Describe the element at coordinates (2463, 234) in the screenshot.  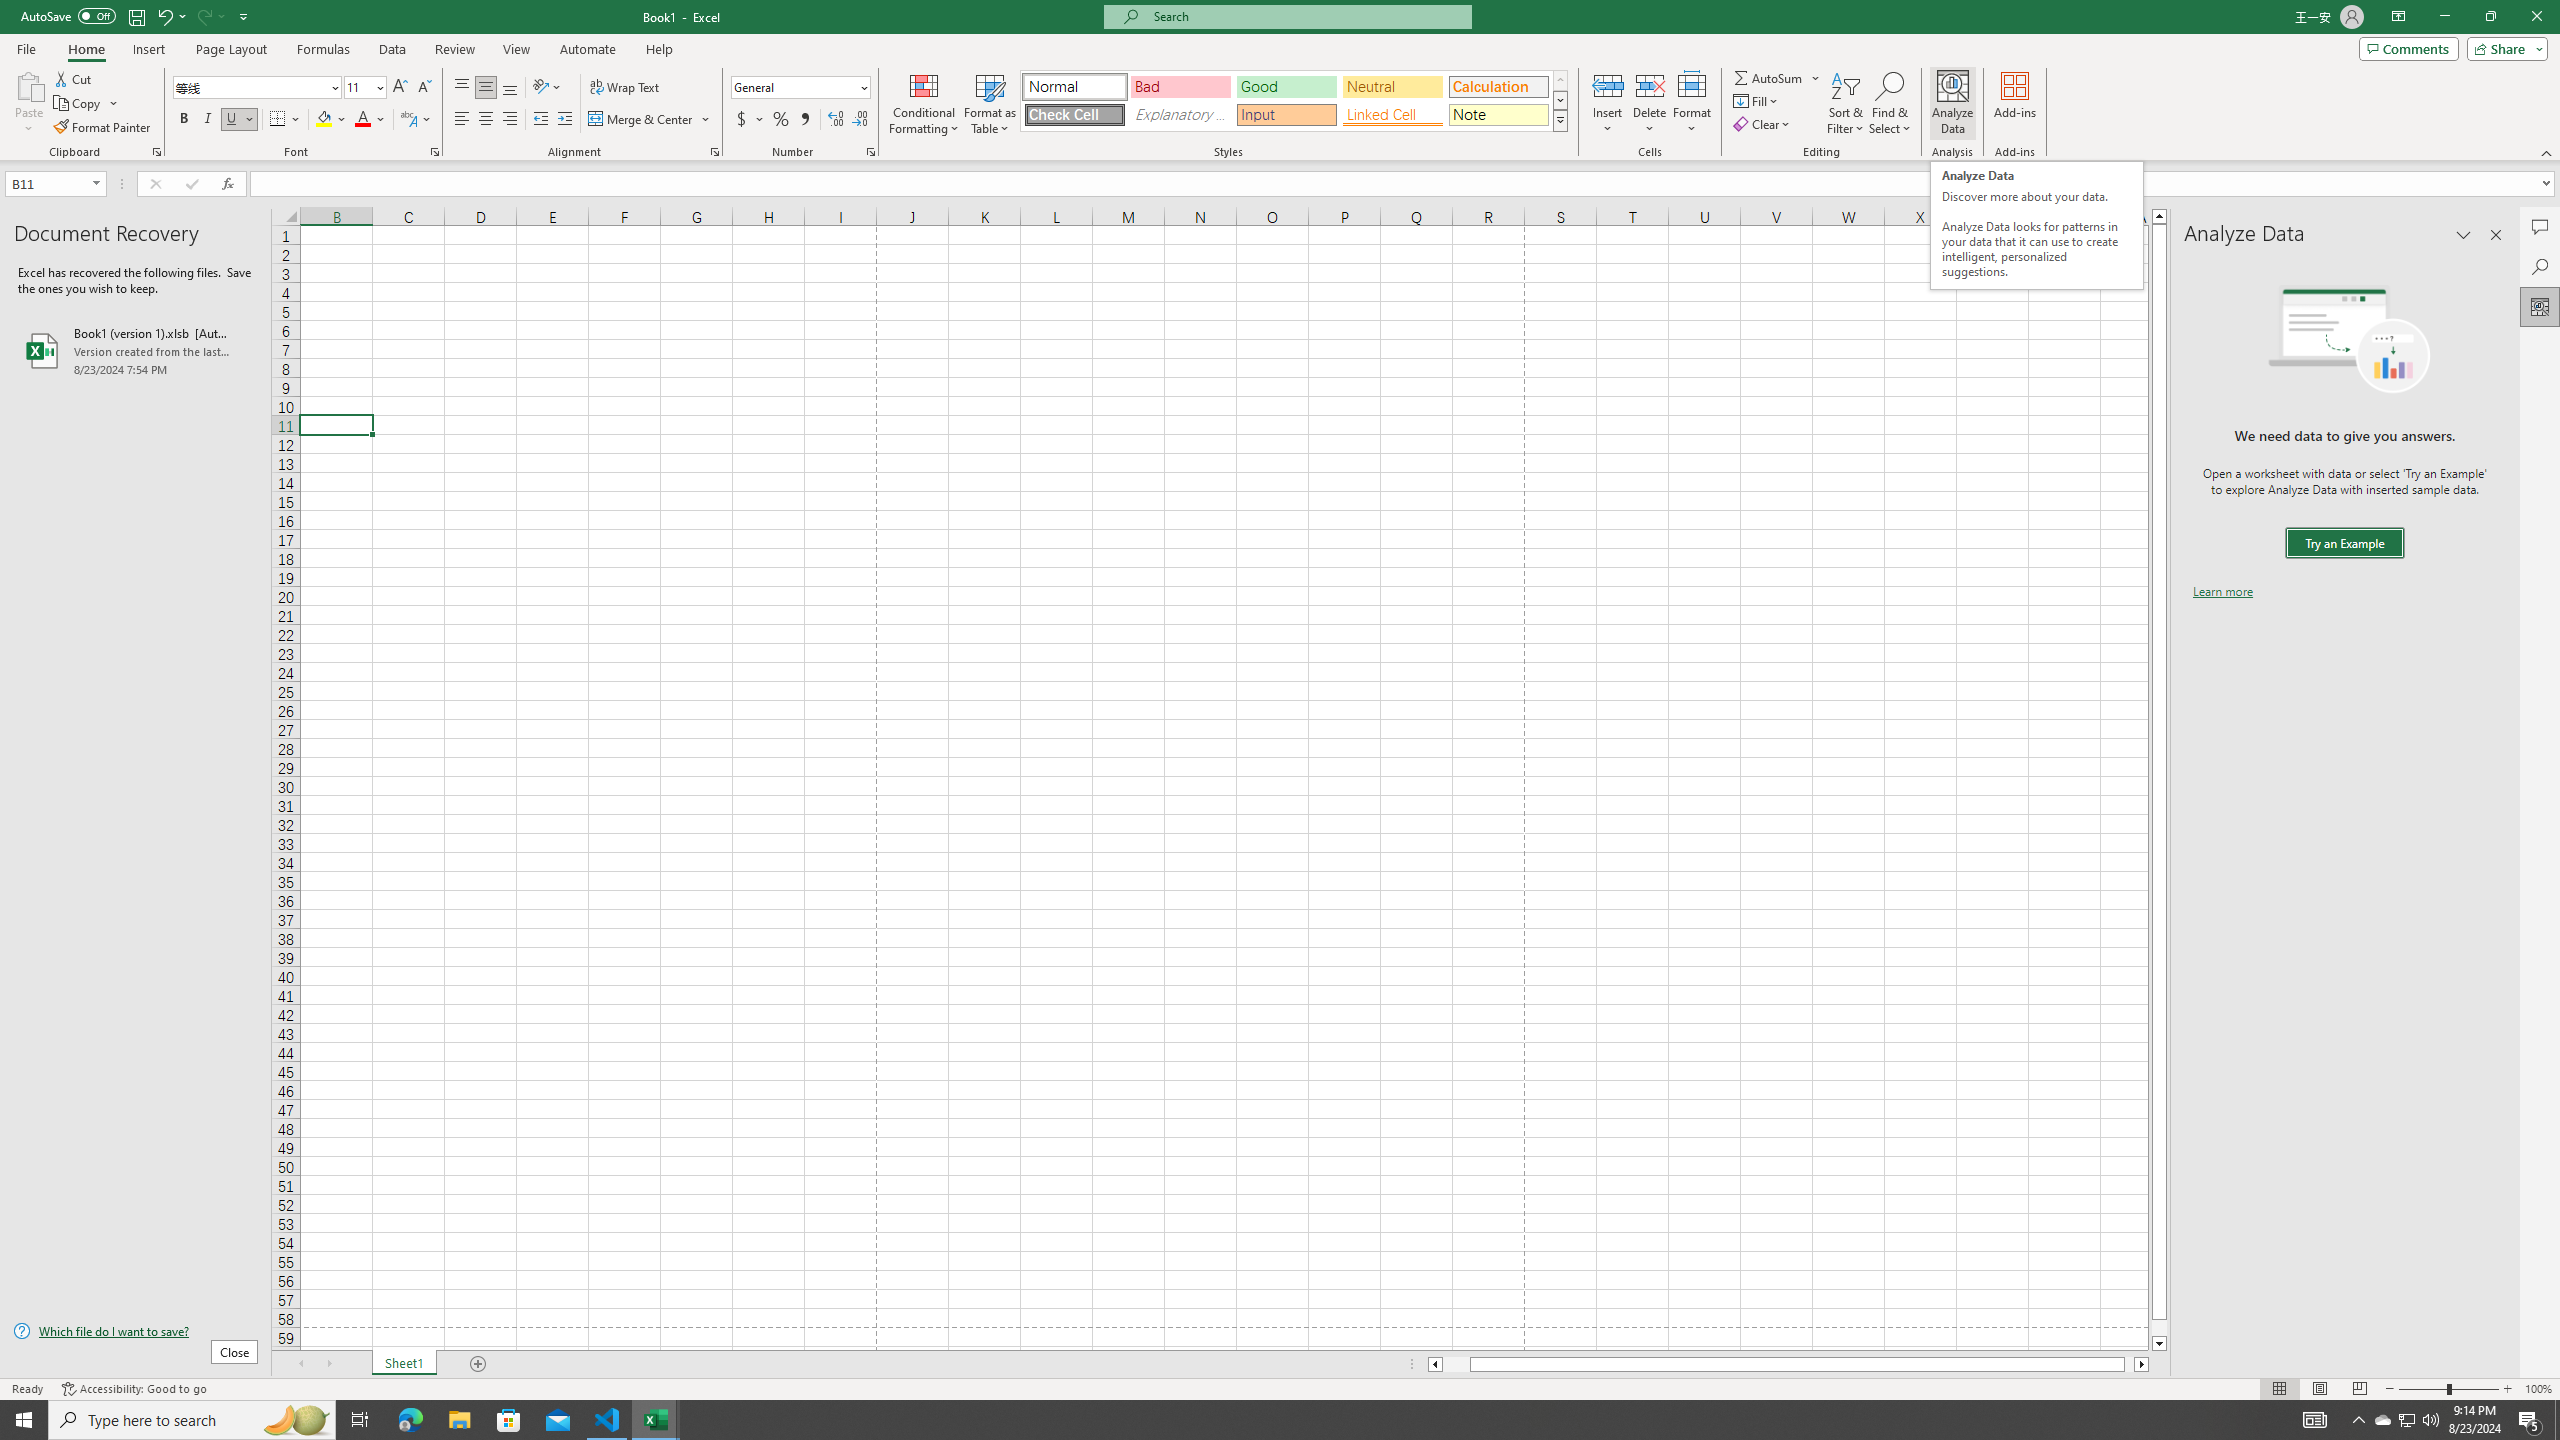
I see `'Task Pane Options'` at that location.